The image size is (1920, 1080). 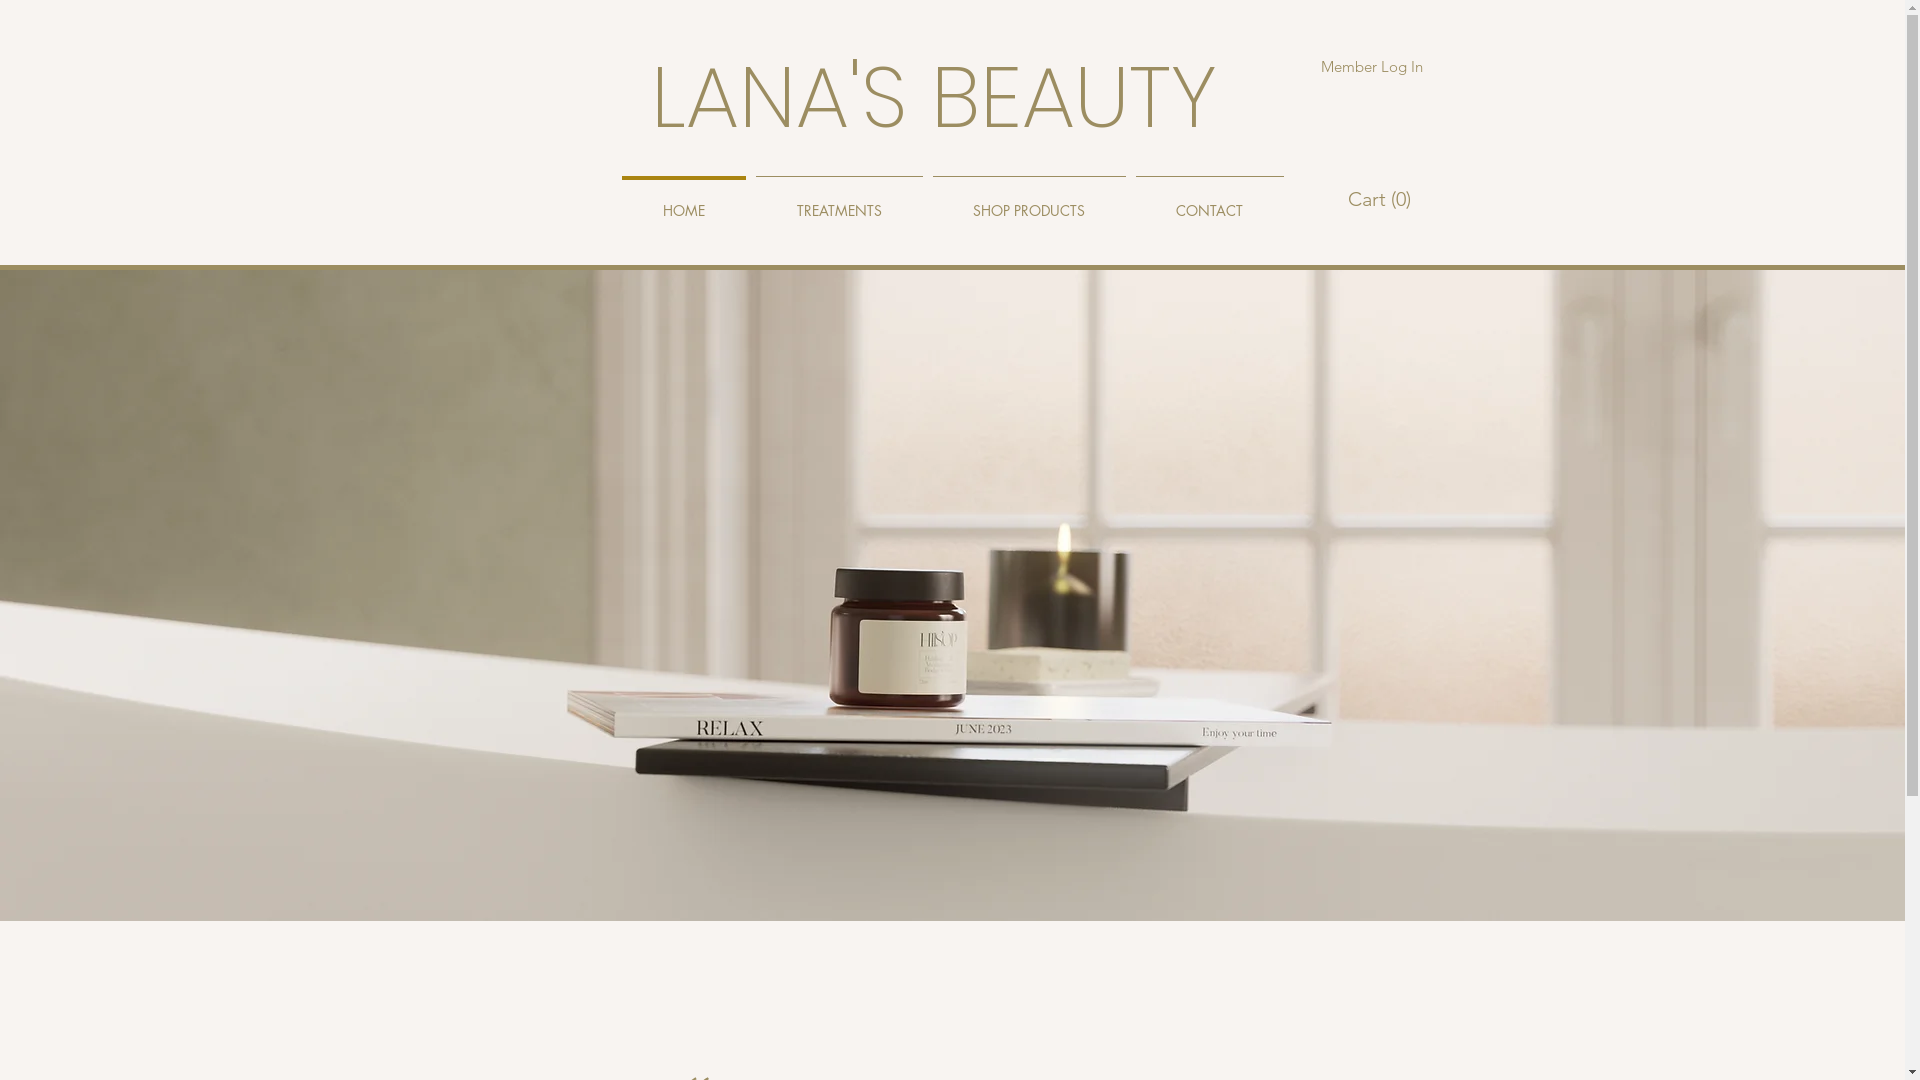 What do you see at coordinates (682, 201) in the screenshot?
I see `'HOME'` at bounding box center [682, 201].